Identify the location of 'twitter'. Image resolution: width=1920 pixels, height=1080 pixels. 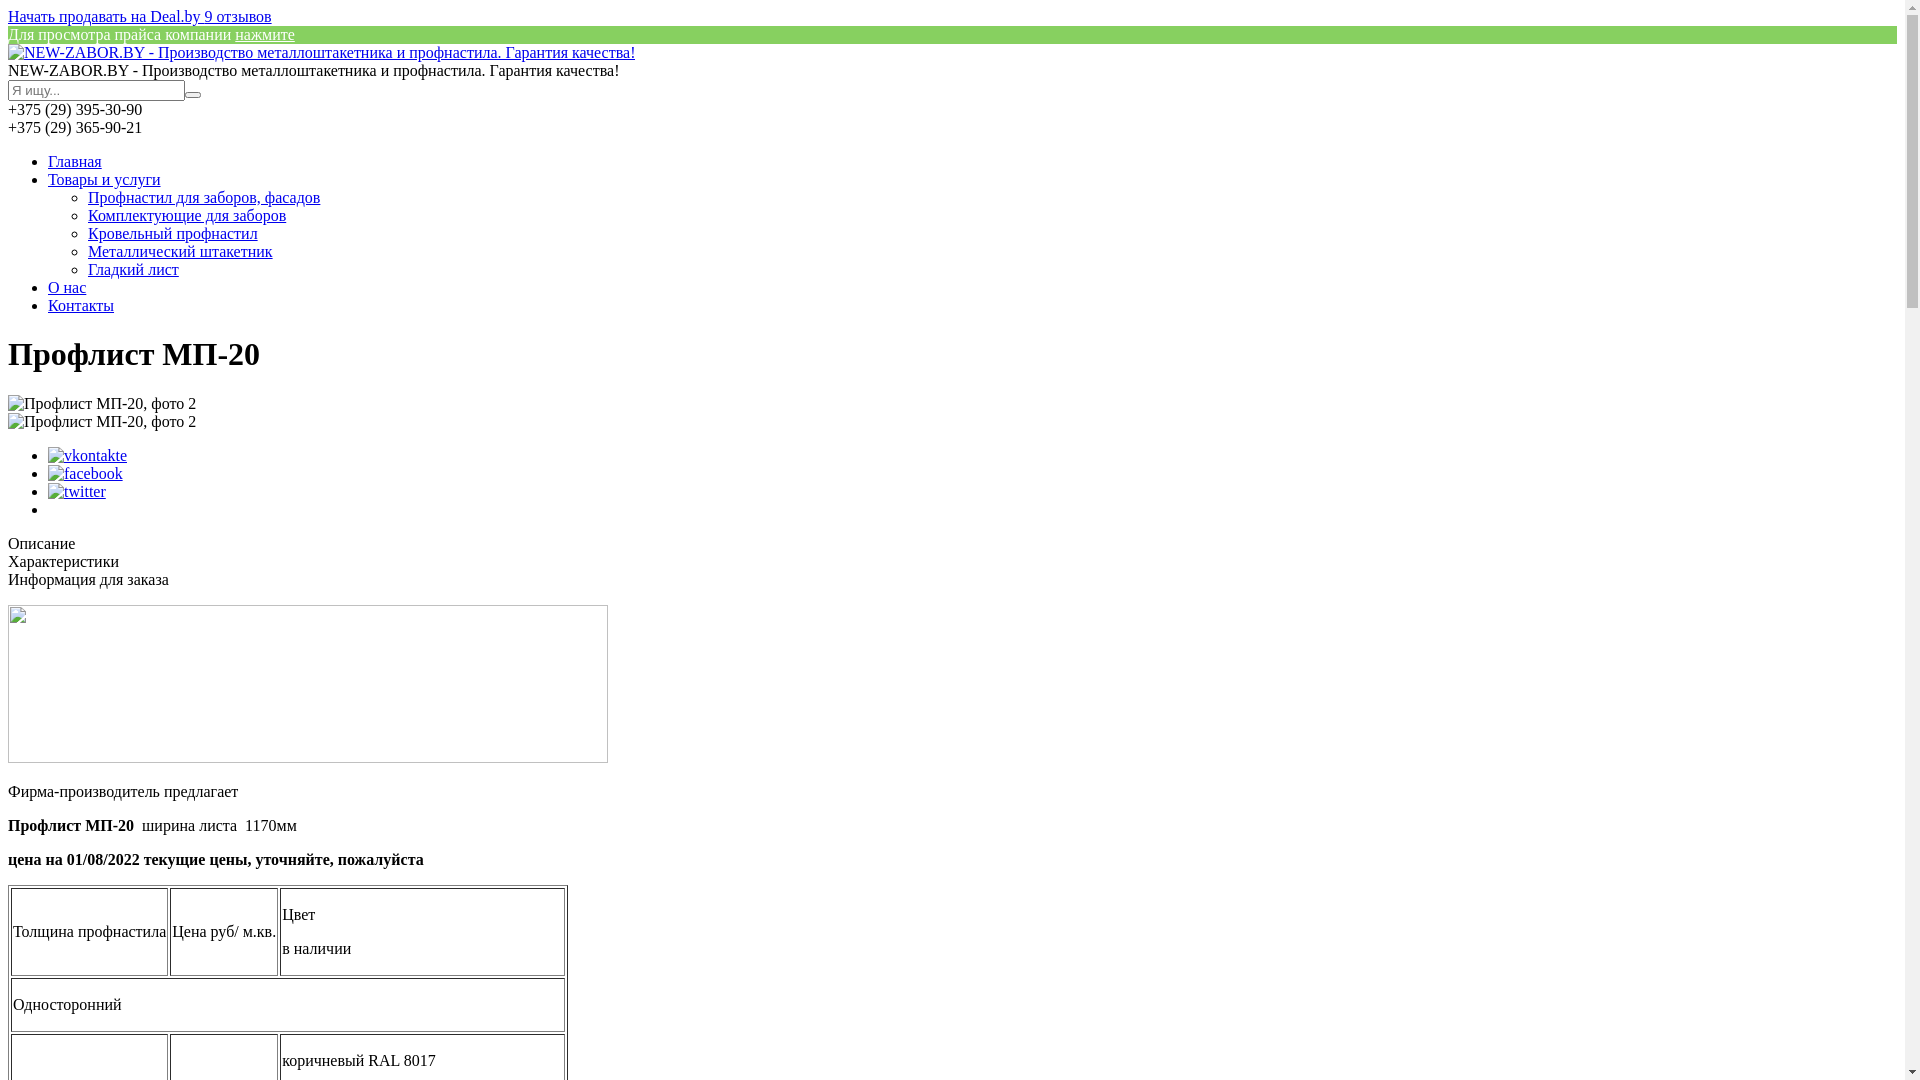
(76, 491).